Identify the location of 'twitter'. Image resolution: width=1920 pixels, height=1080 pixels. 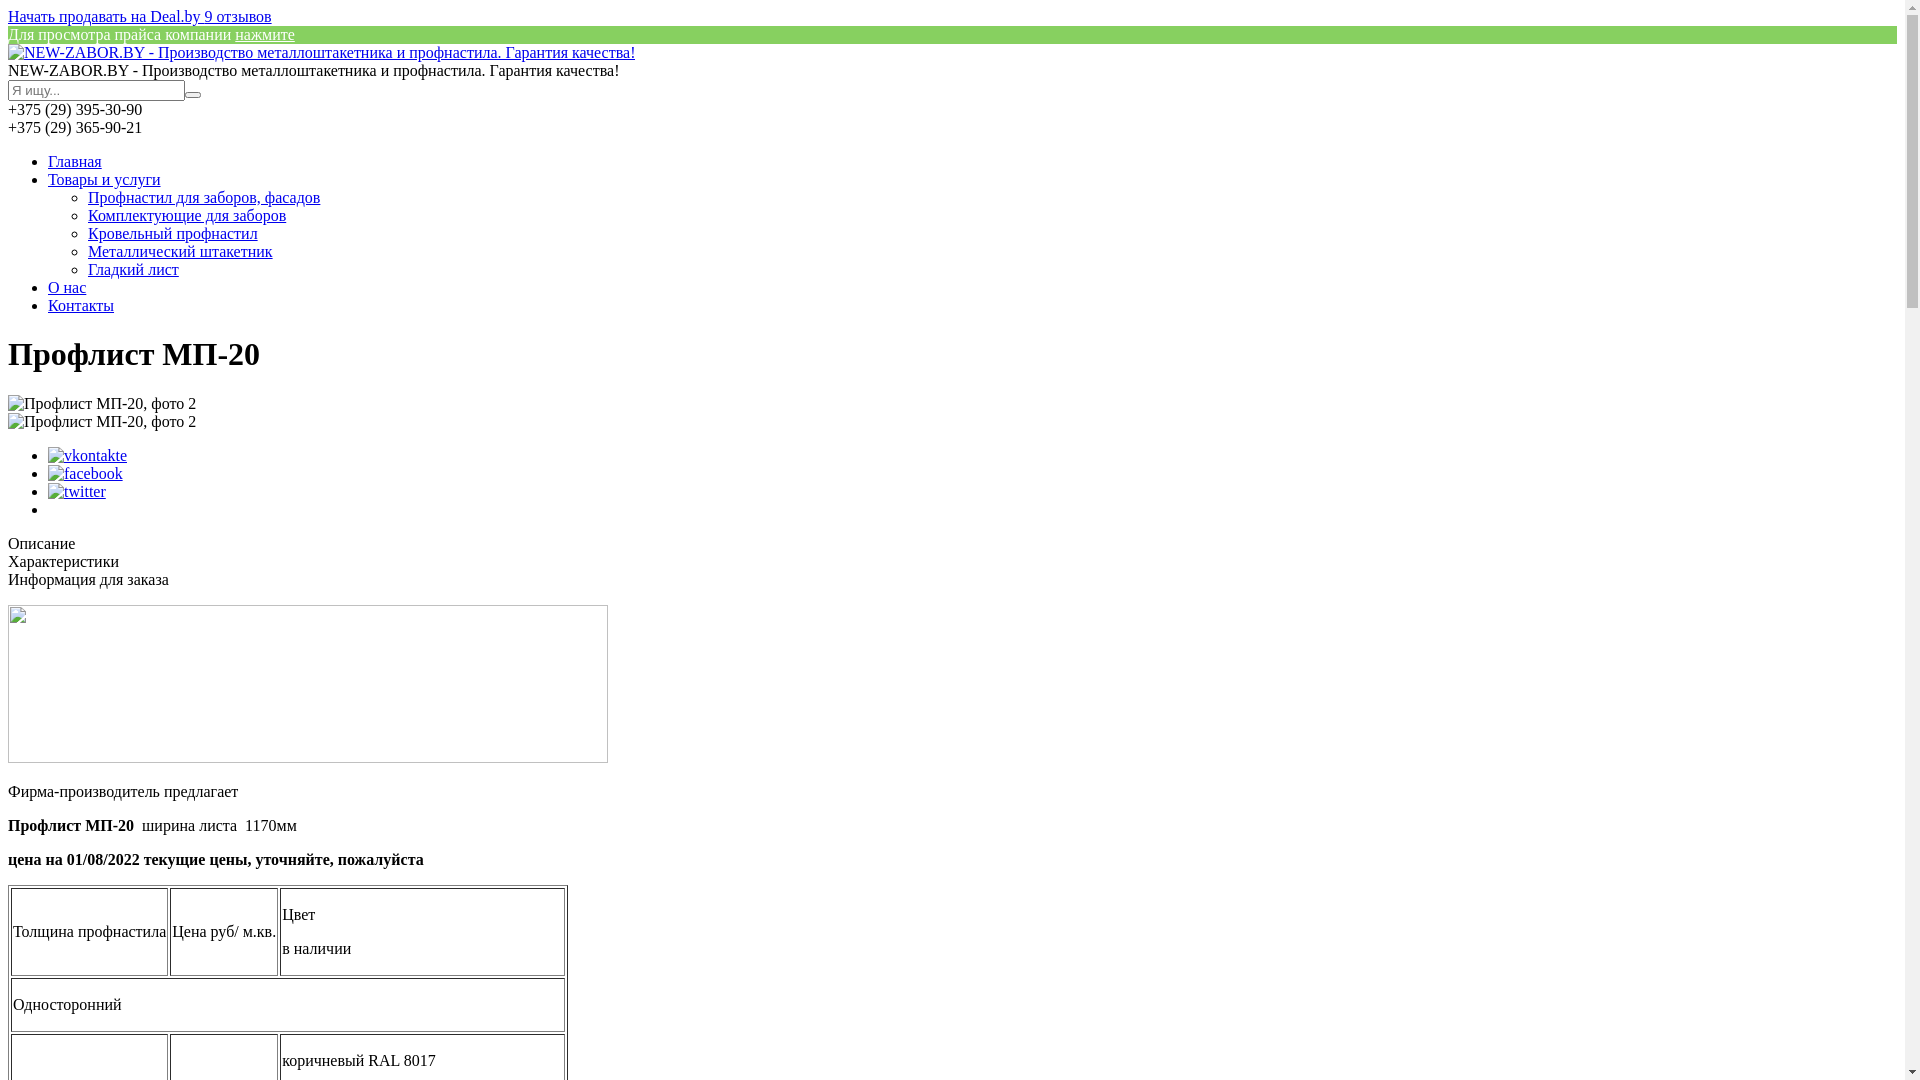
(76, 491).